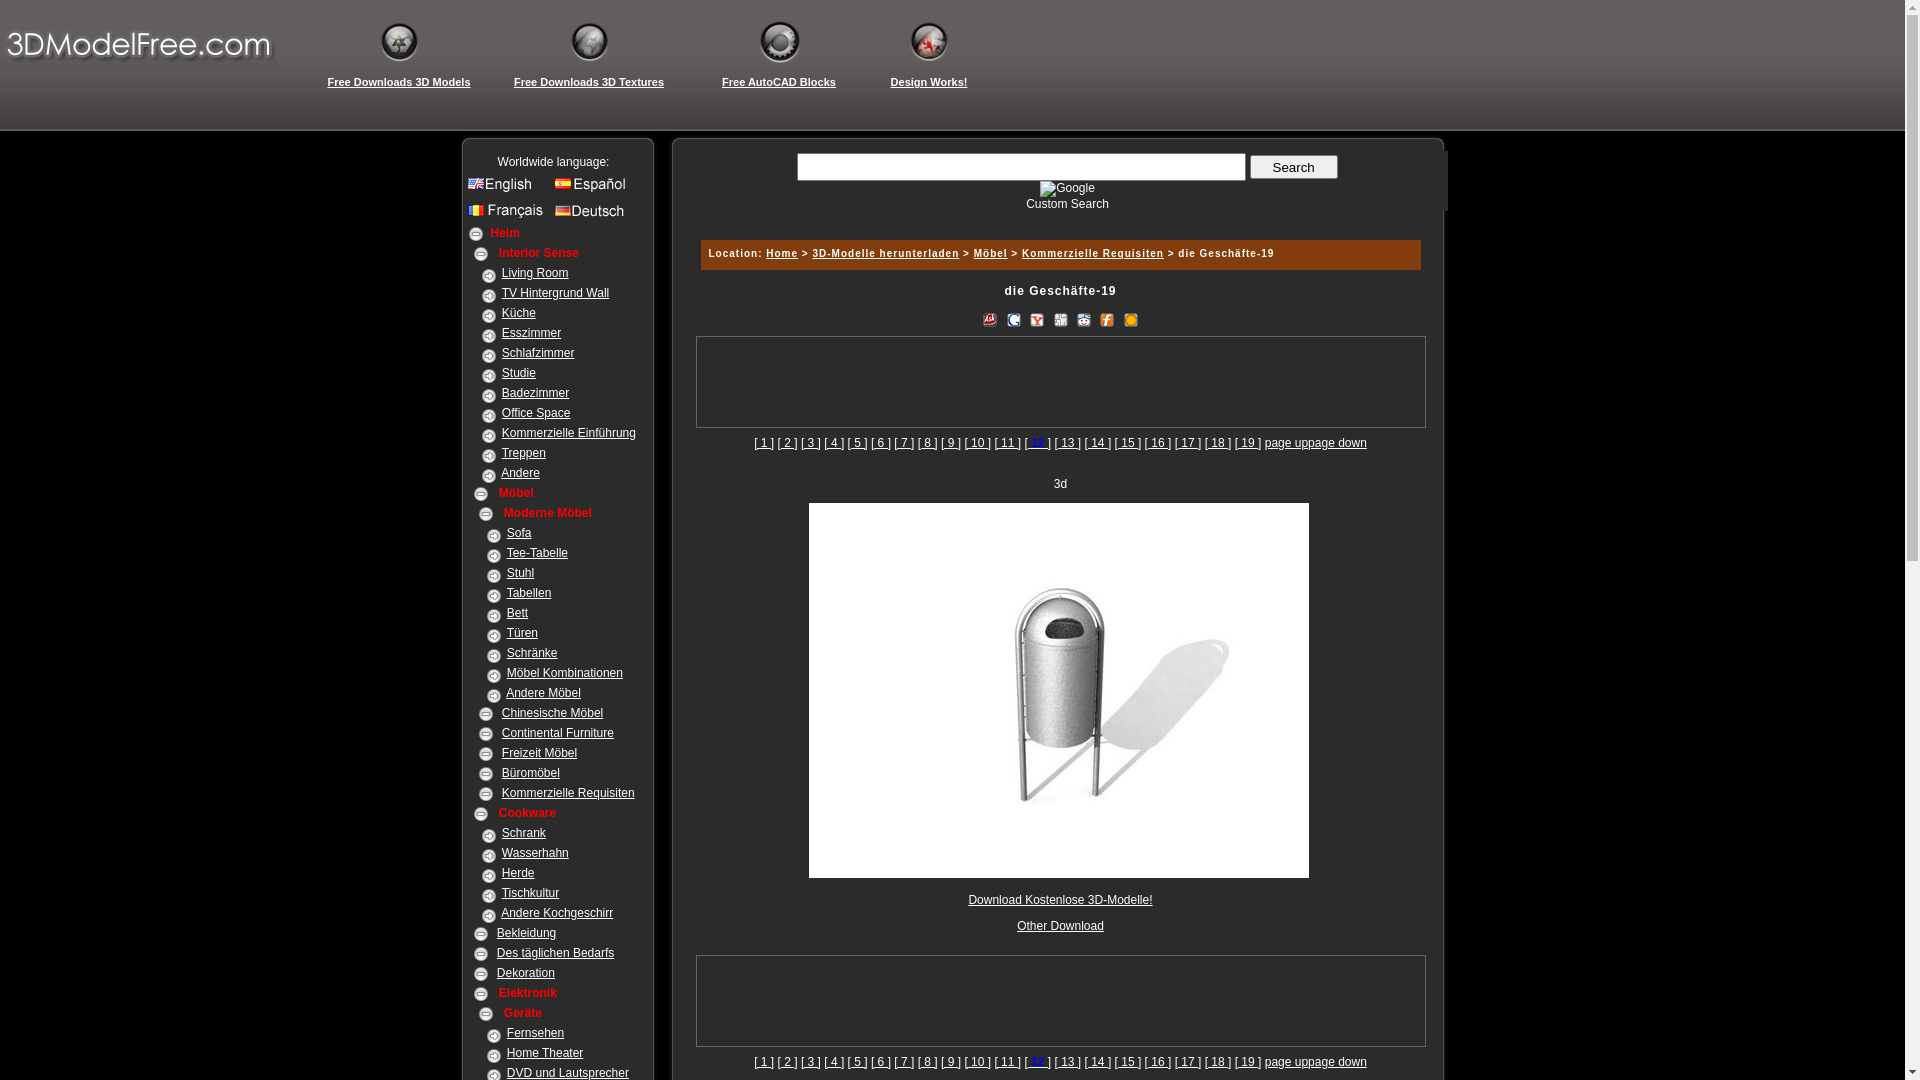 The width and height of the screenshot is (1920, 1080). What do you see at coordinates (520, 473) in the screenshot?
I see `'Andere'` at bounding box center [520, 473].